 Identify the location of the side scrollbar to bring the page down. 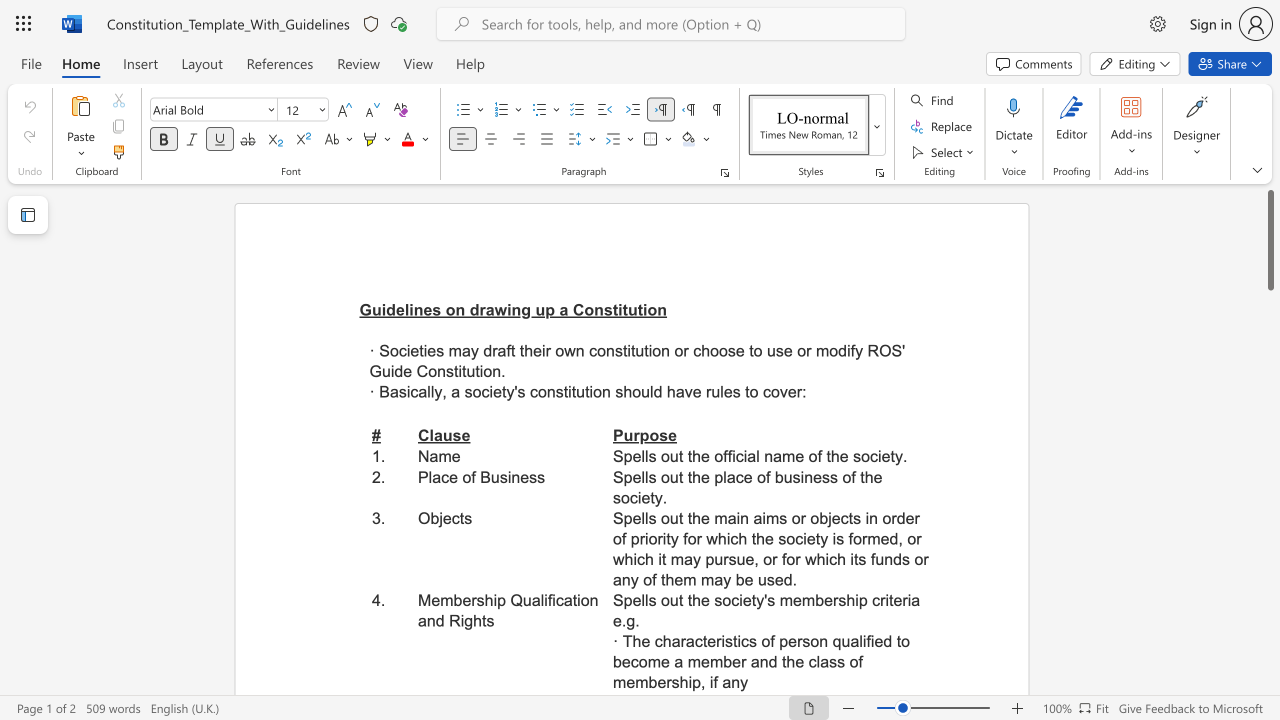
(1269, 470).